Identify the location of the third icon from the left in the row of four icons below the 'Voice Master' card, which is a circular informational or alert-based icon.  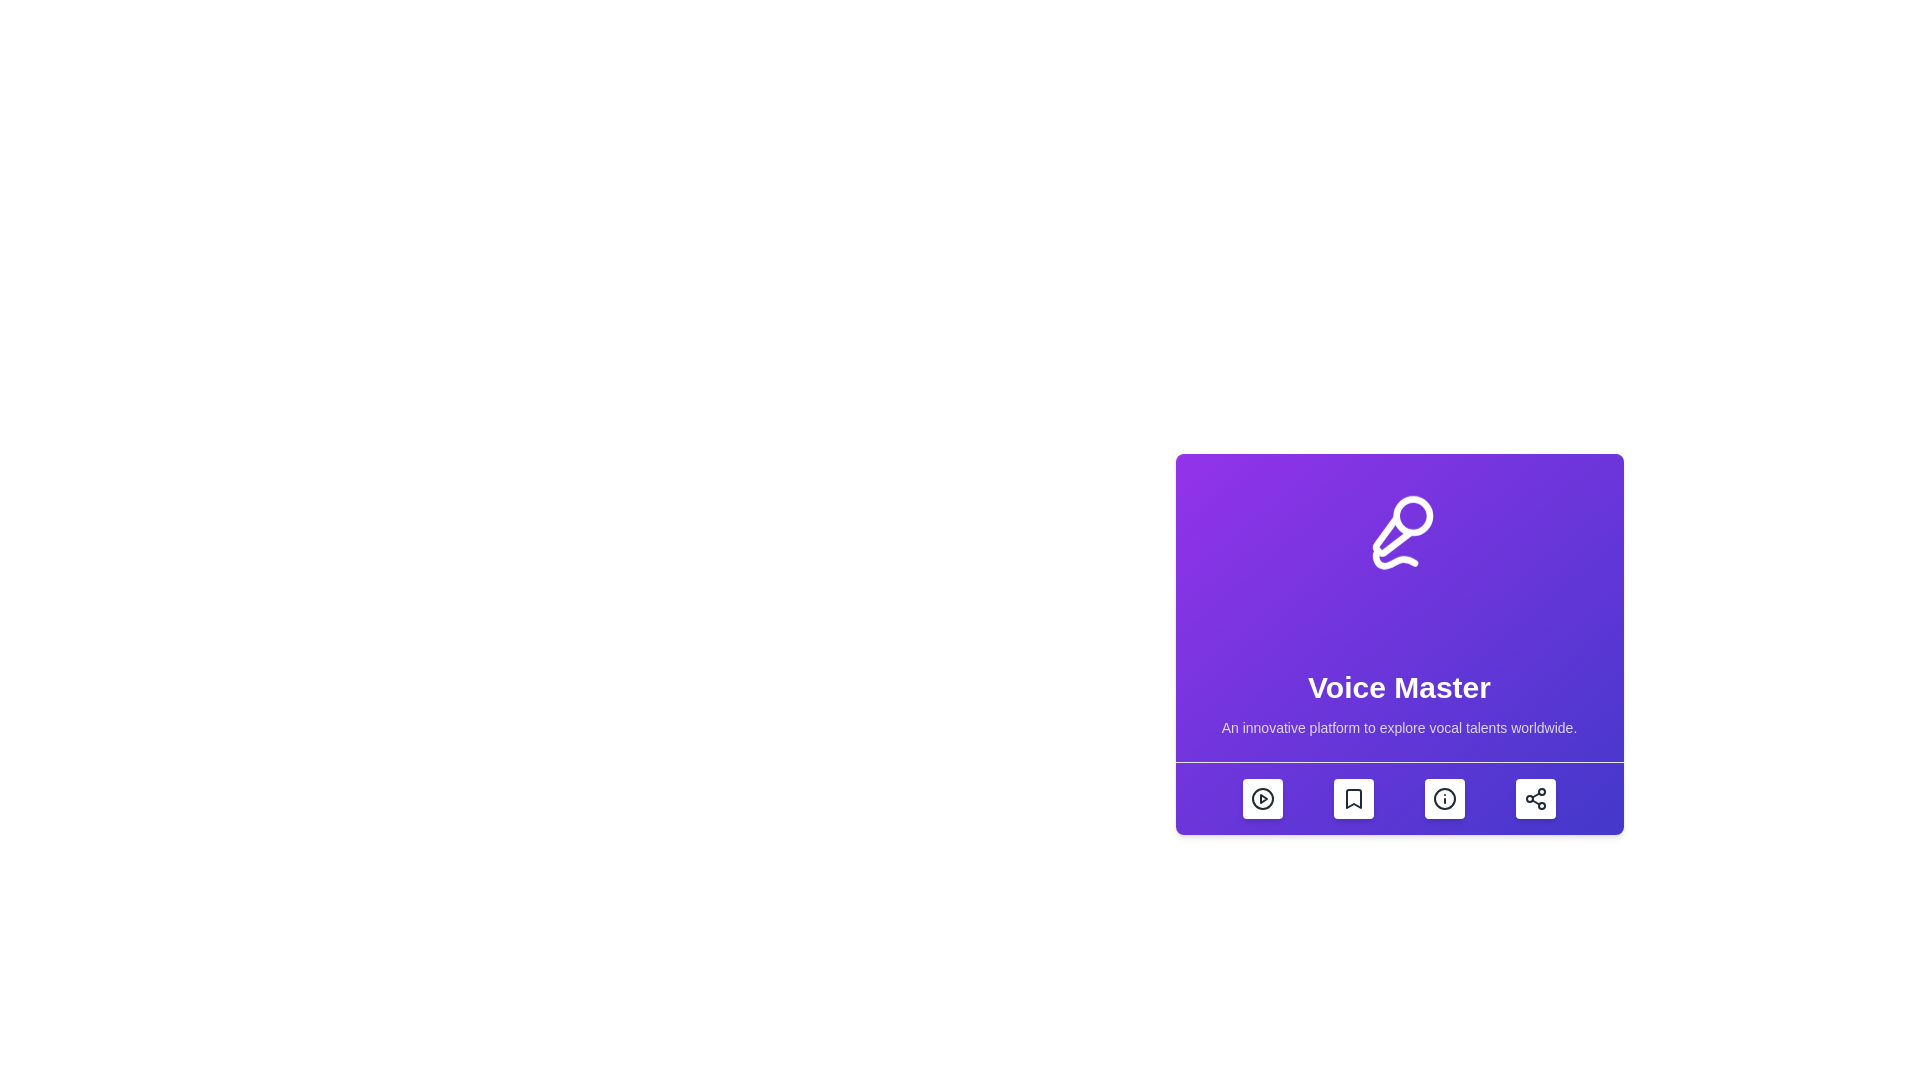
(1444, 797).